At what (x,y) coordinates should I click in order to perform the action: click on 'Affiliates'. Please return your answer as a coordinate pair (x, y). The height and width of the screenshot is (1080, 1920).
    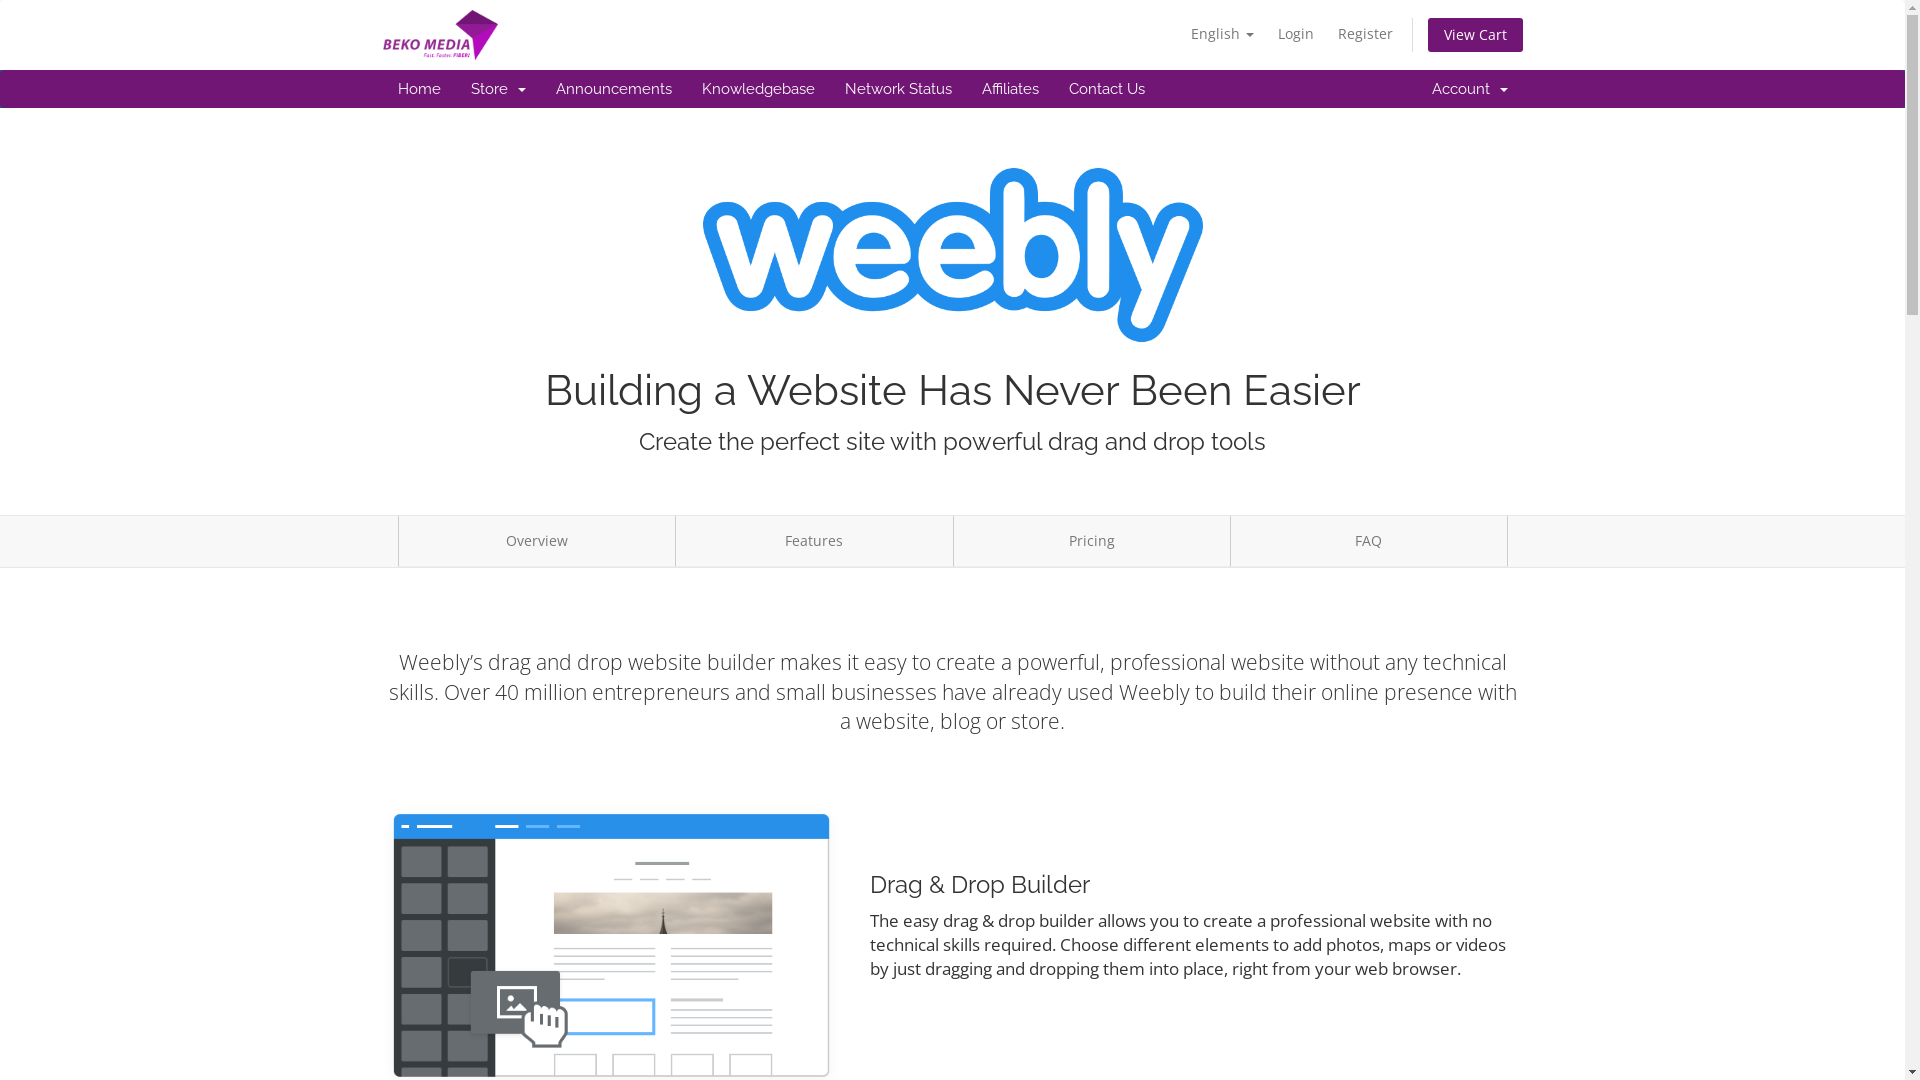
    Looking at the image, I should click on (1009, 87).